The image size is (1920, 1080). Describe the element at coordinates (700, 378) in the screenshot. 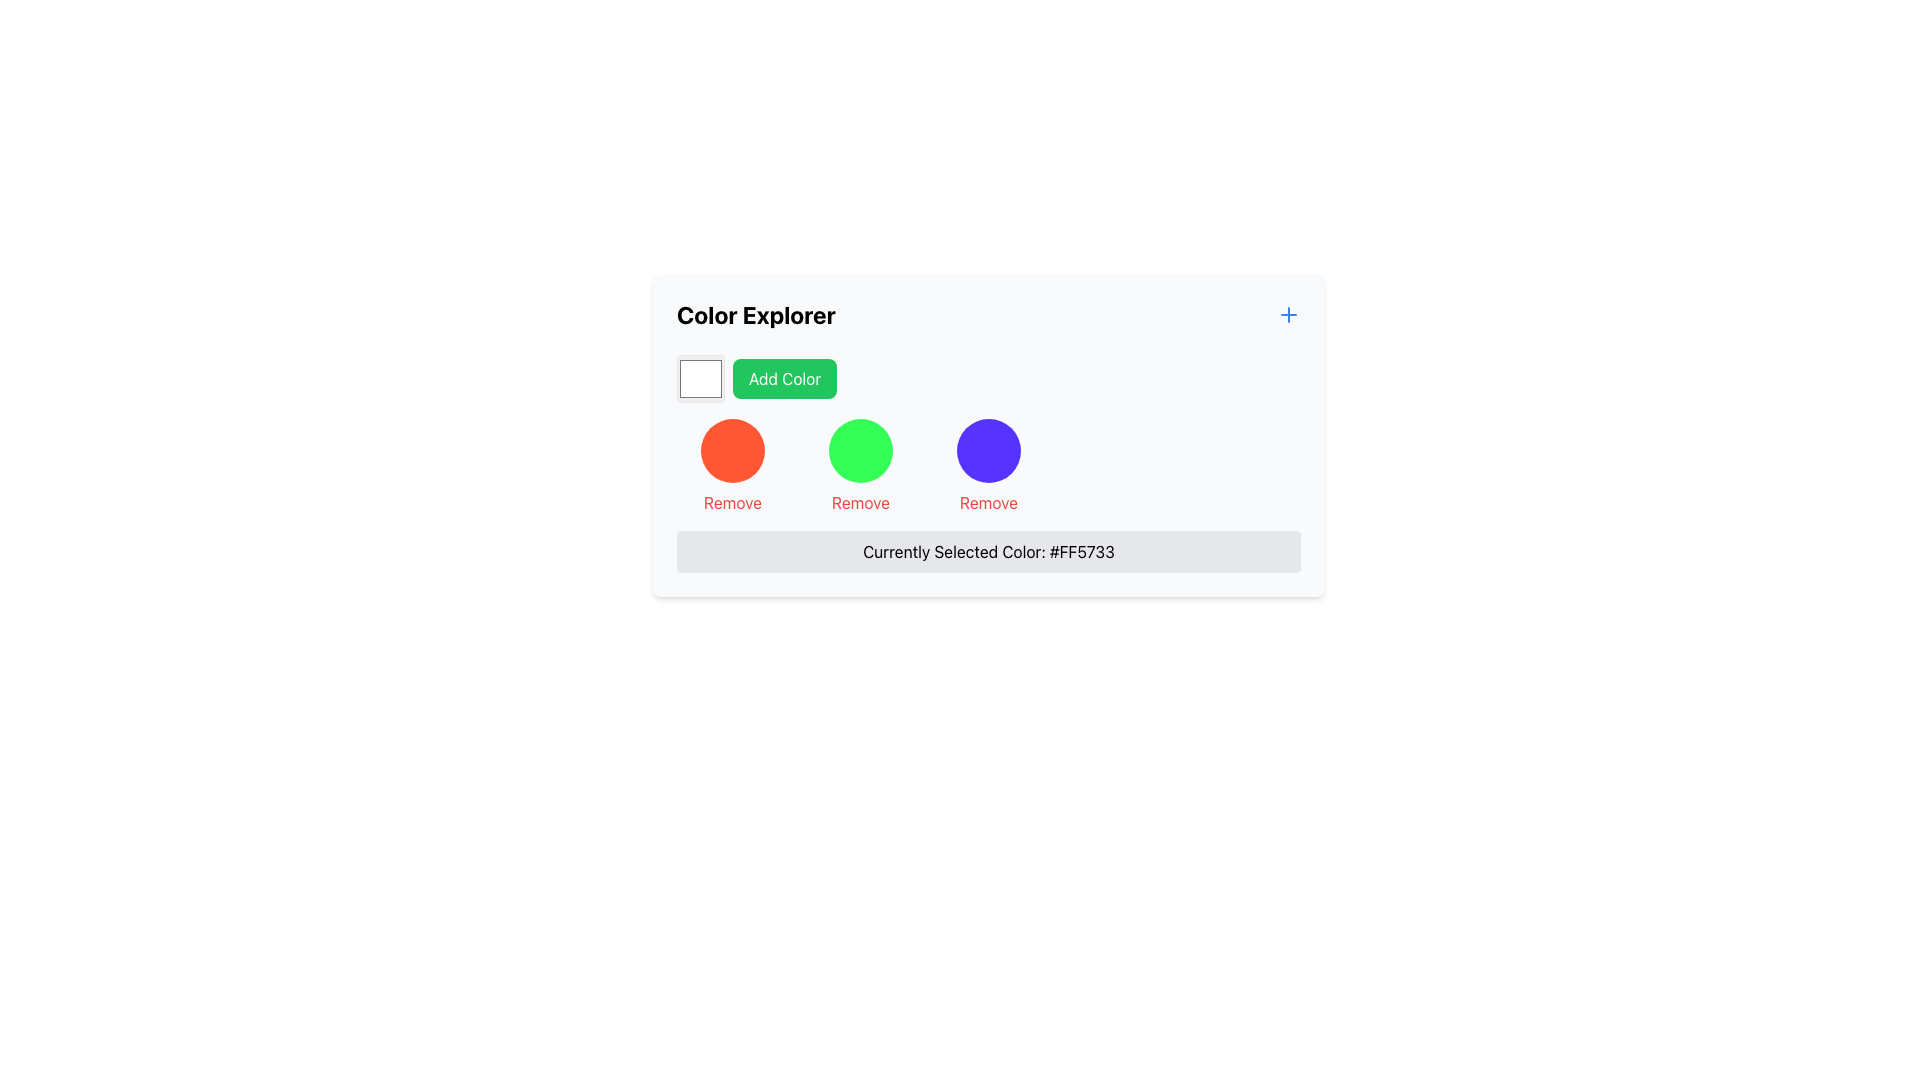

I see `the color selection button located to the left of the green 'Add Color' button` at that location.